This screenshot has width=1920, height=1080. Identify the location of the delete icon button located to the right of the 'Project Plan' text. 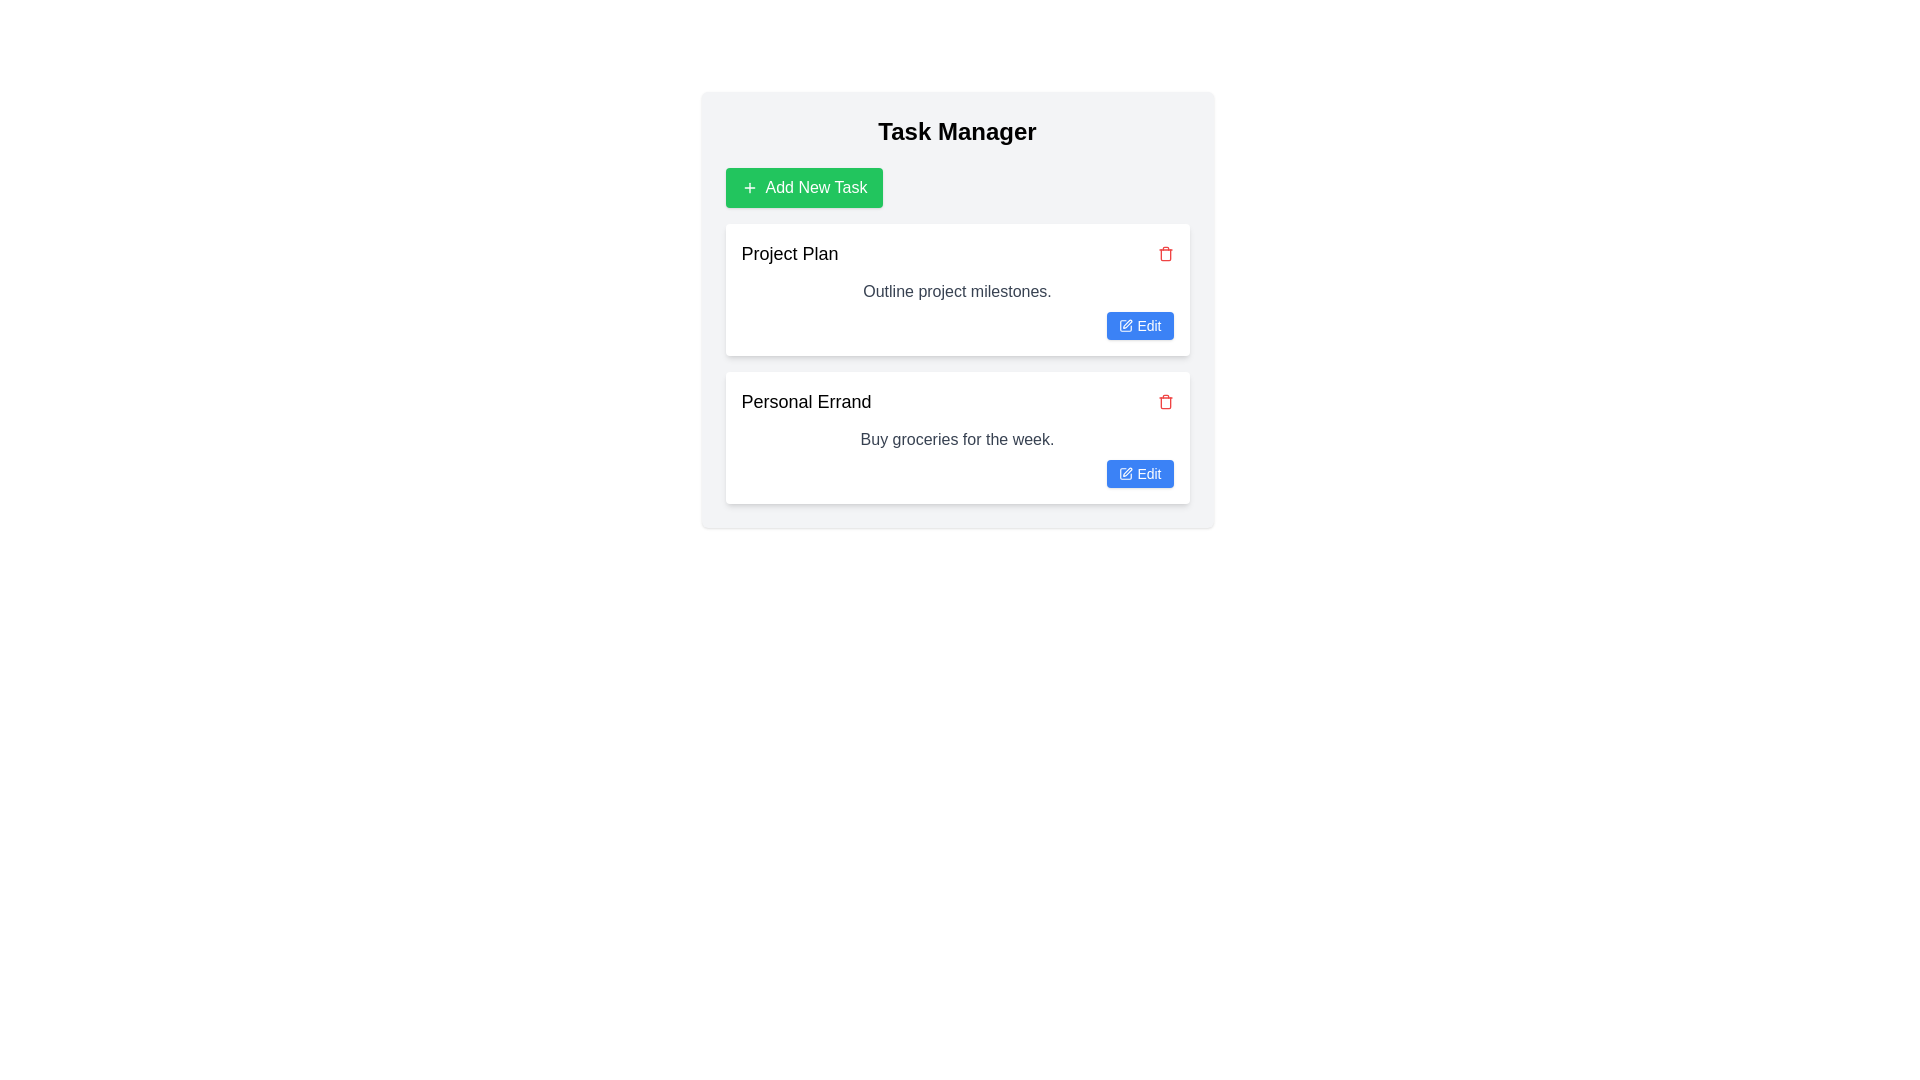
(1165, 253).